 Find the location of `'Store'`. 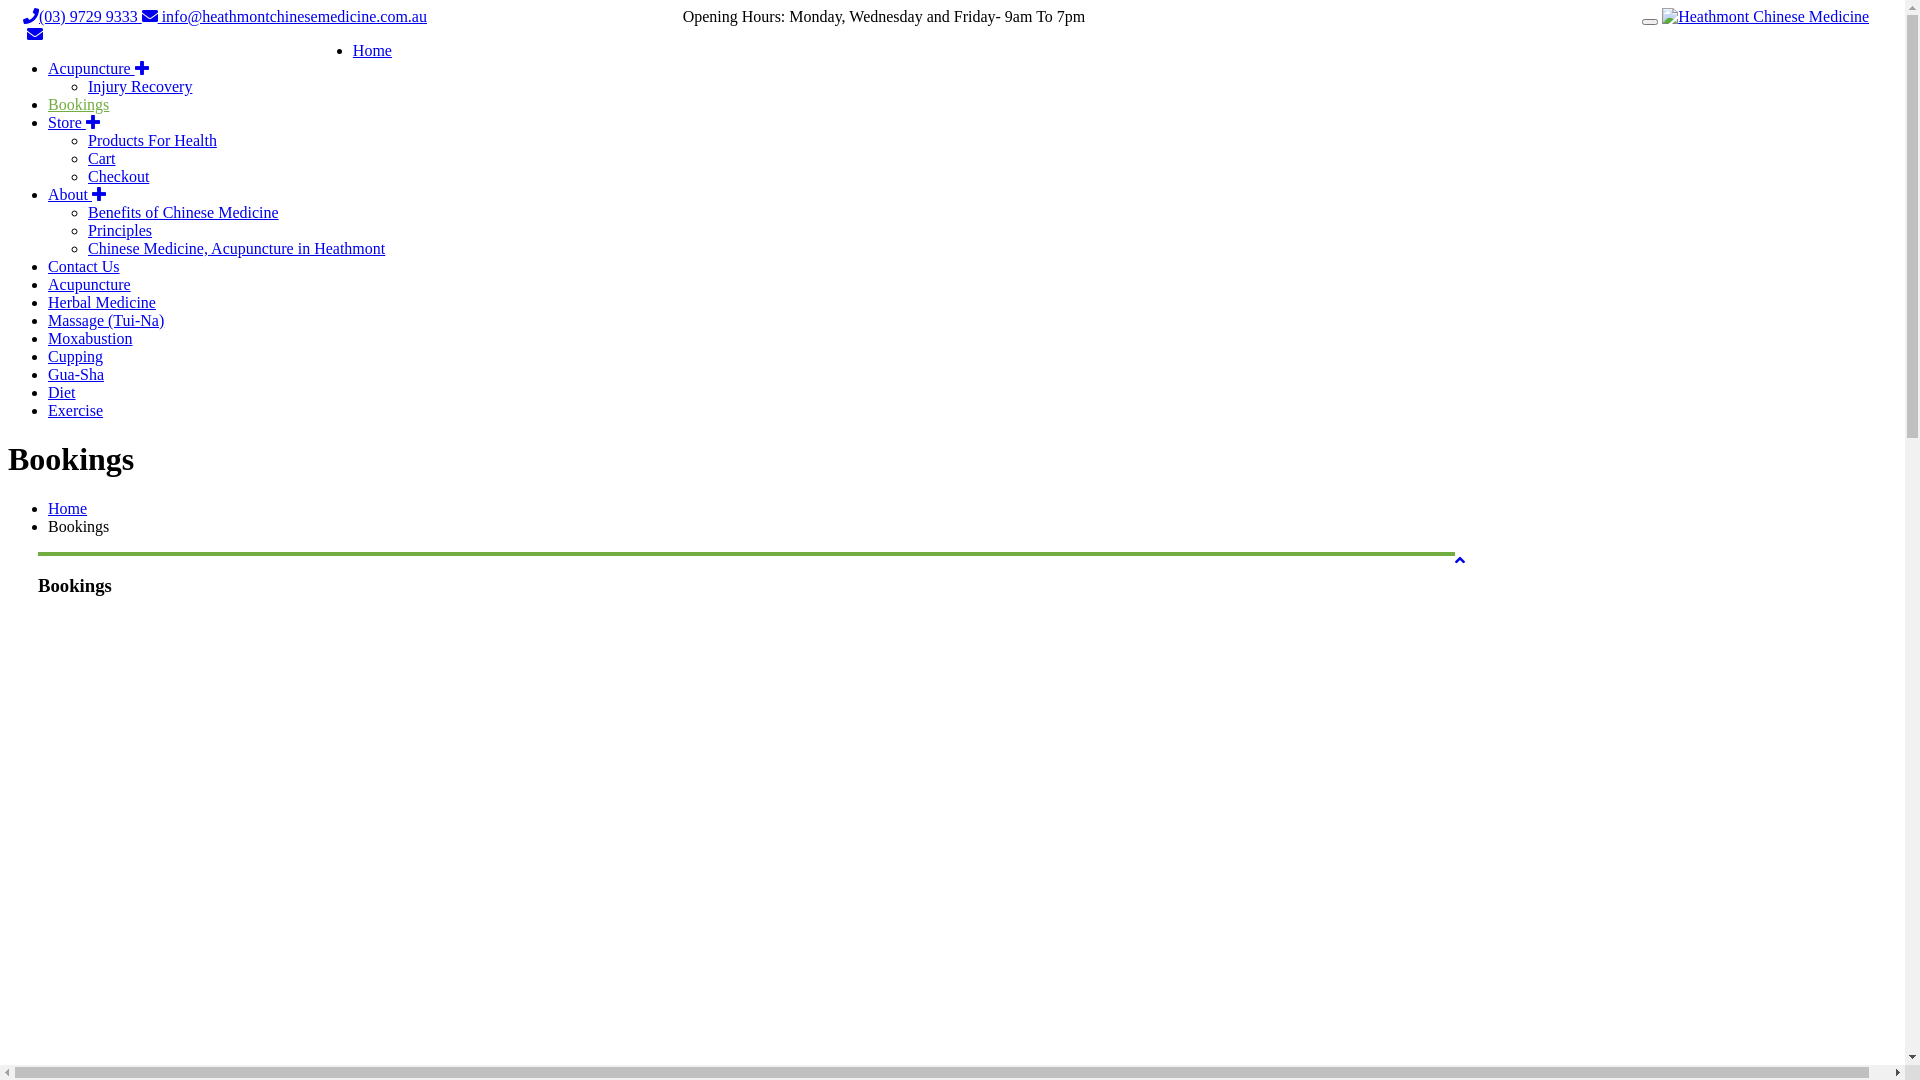

'Store' is located at coordinates (73, 122).